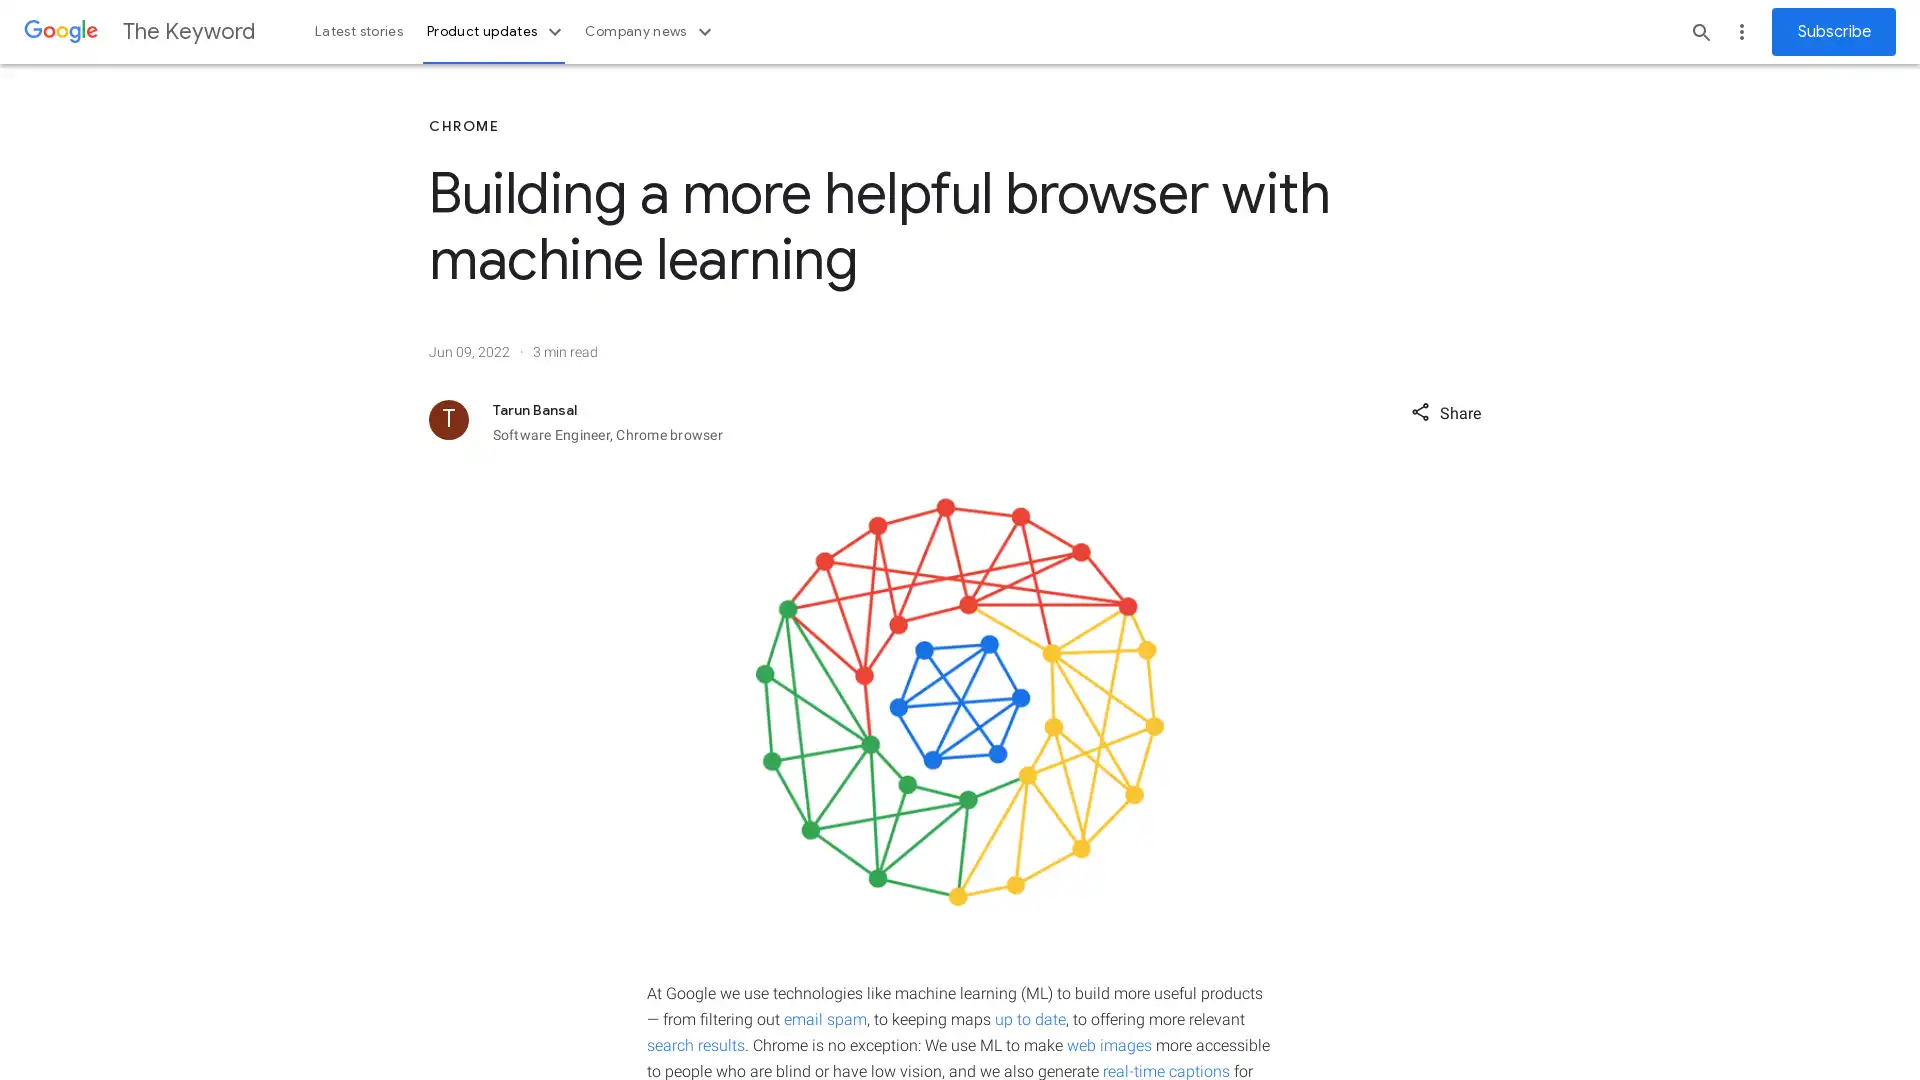  Describe the element at coordinates (1701, 31) in the screenshot. I see `Search` at that location.